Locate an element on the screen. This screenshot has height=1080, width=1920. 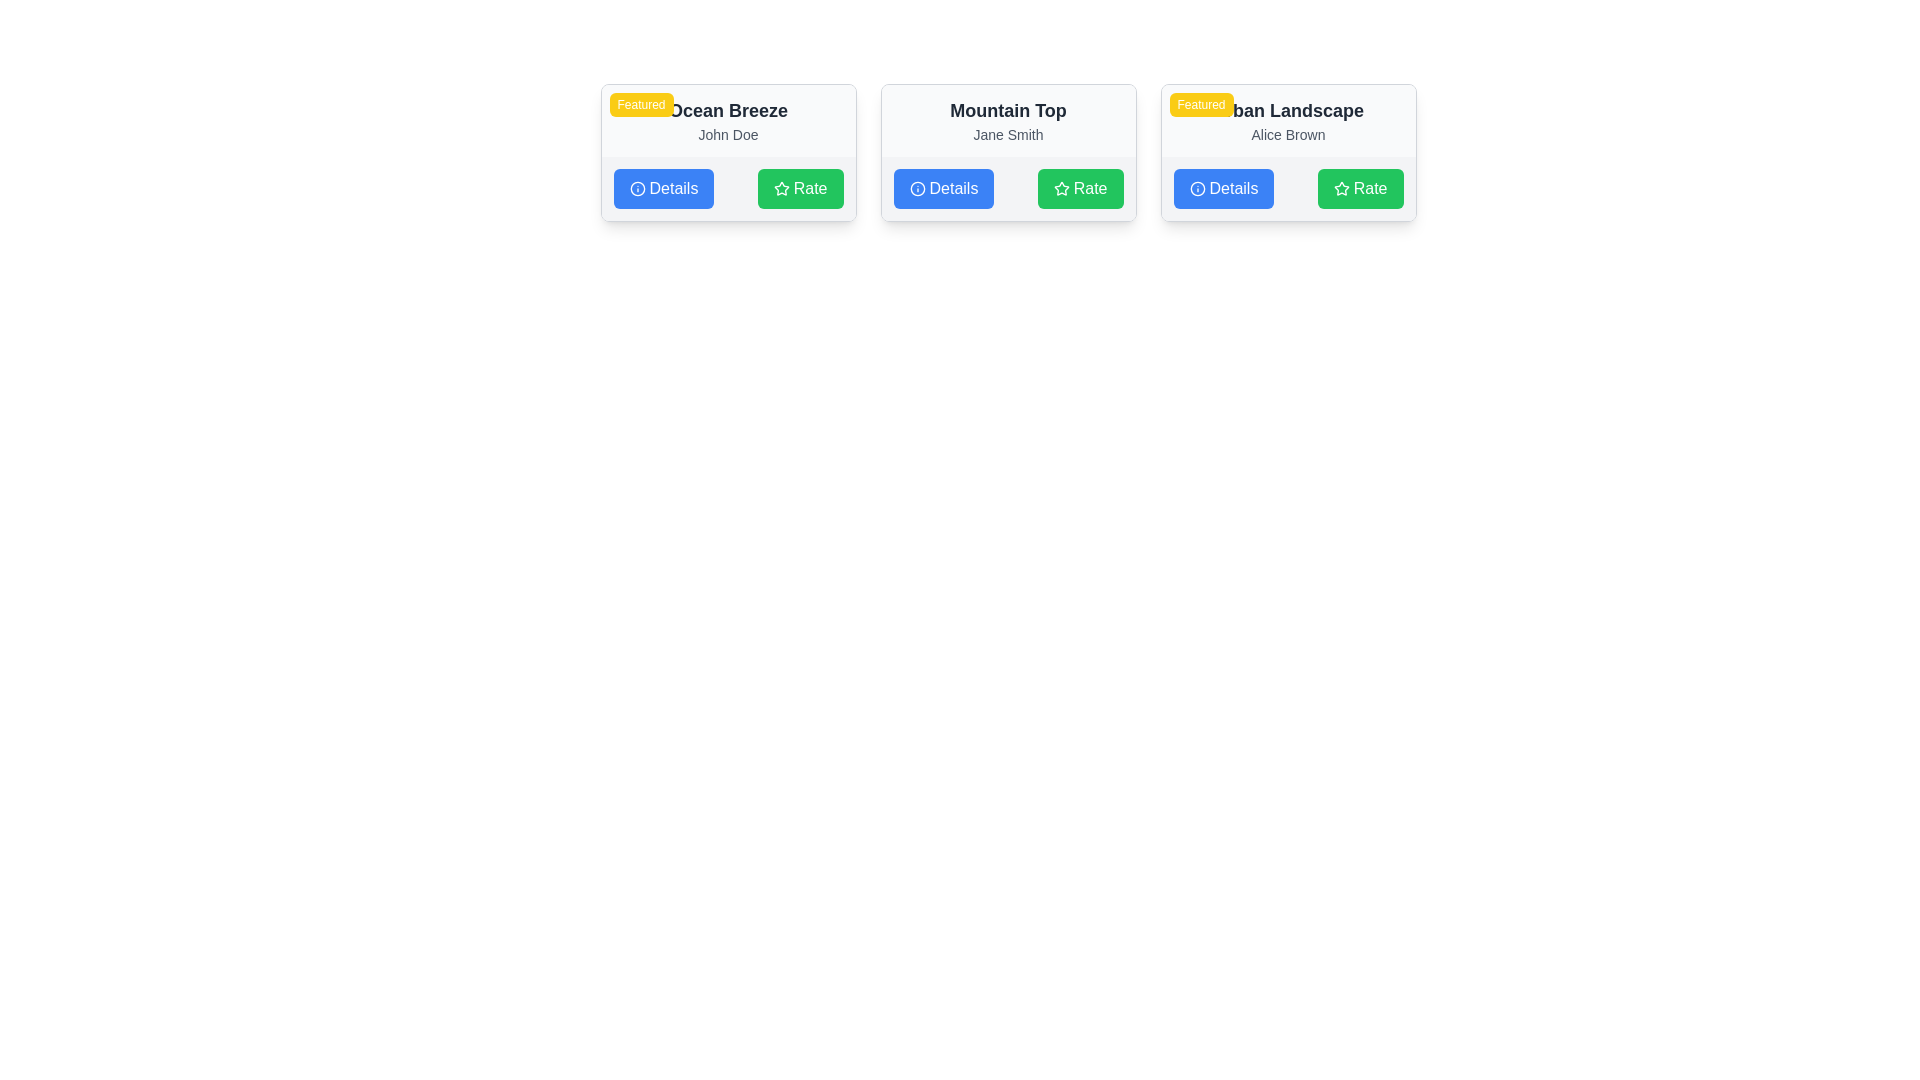
the blue button with rounded corners containing an information icon and the text 'Details' is located at coordinates (663, 189).